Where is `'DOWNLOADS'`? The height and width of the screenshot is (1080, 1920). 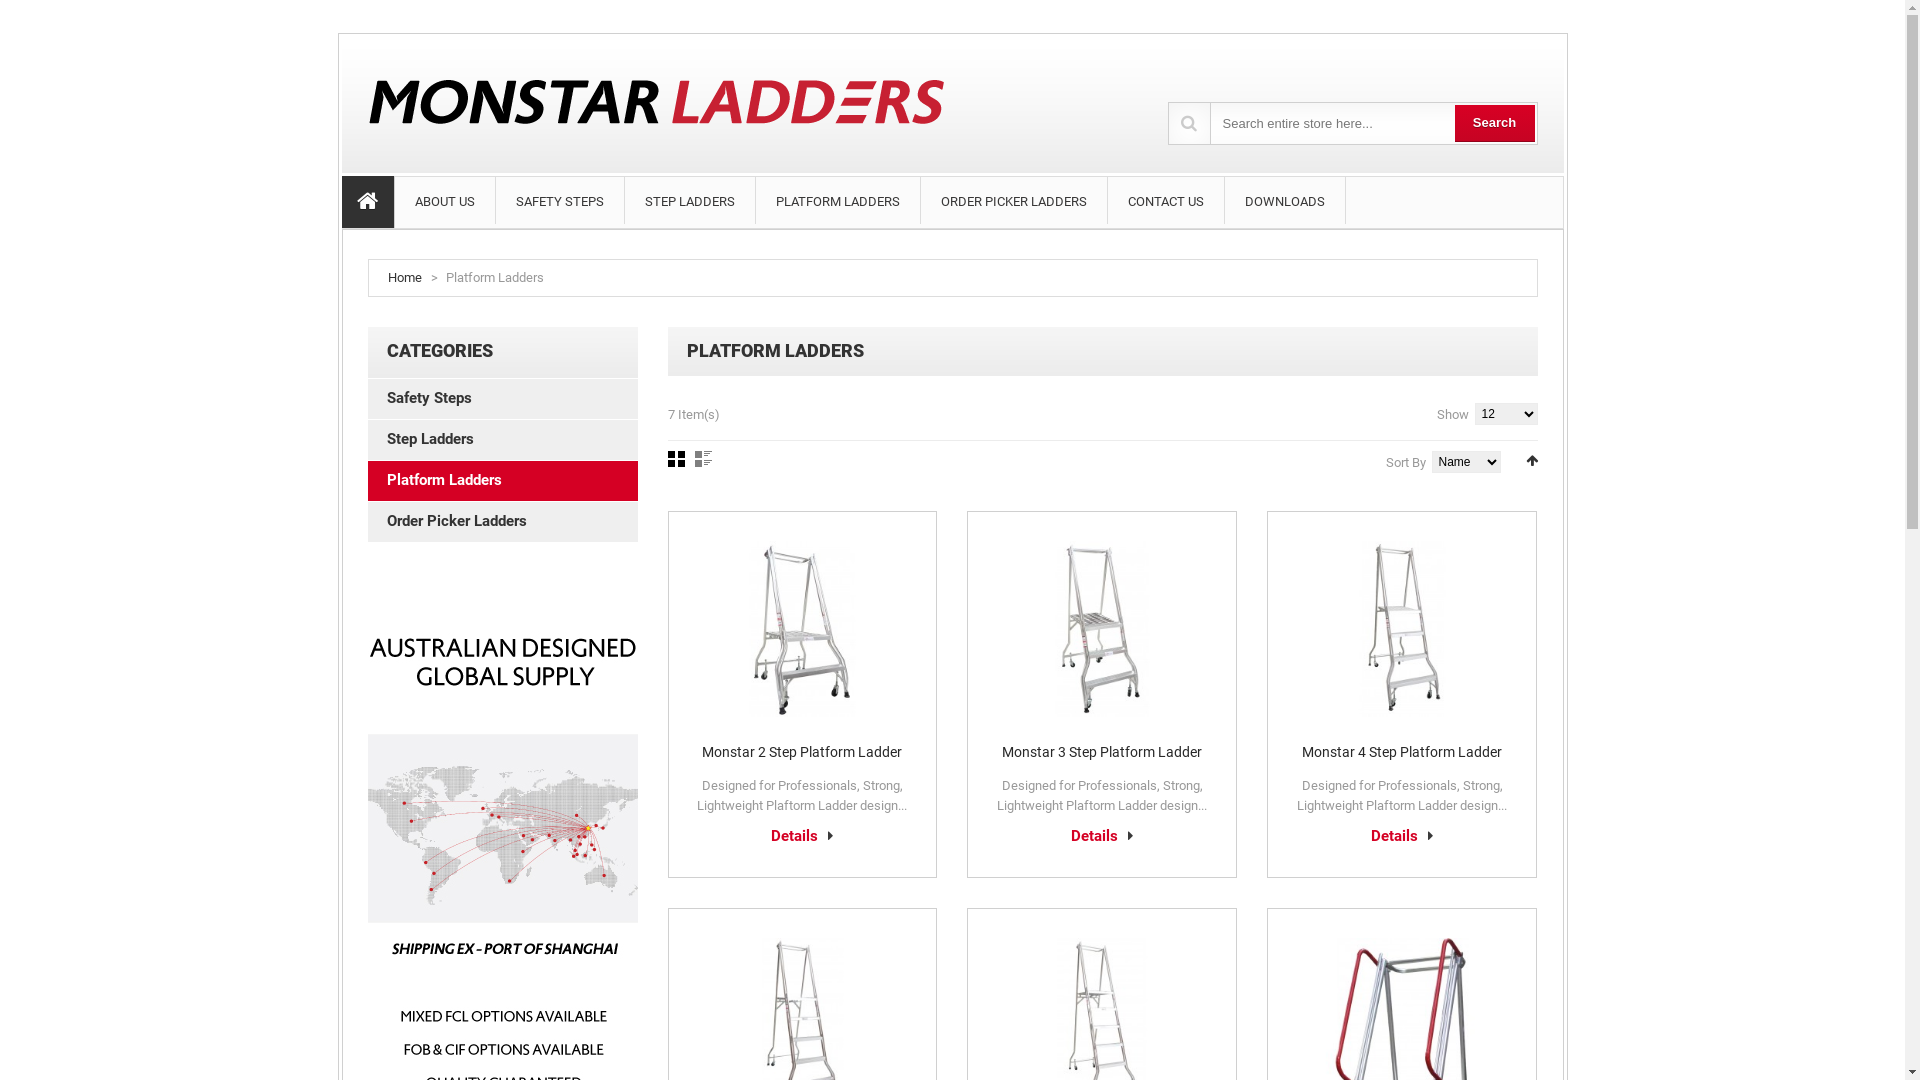
'DOWNLOADS' is located at coordinates (1223, 200).